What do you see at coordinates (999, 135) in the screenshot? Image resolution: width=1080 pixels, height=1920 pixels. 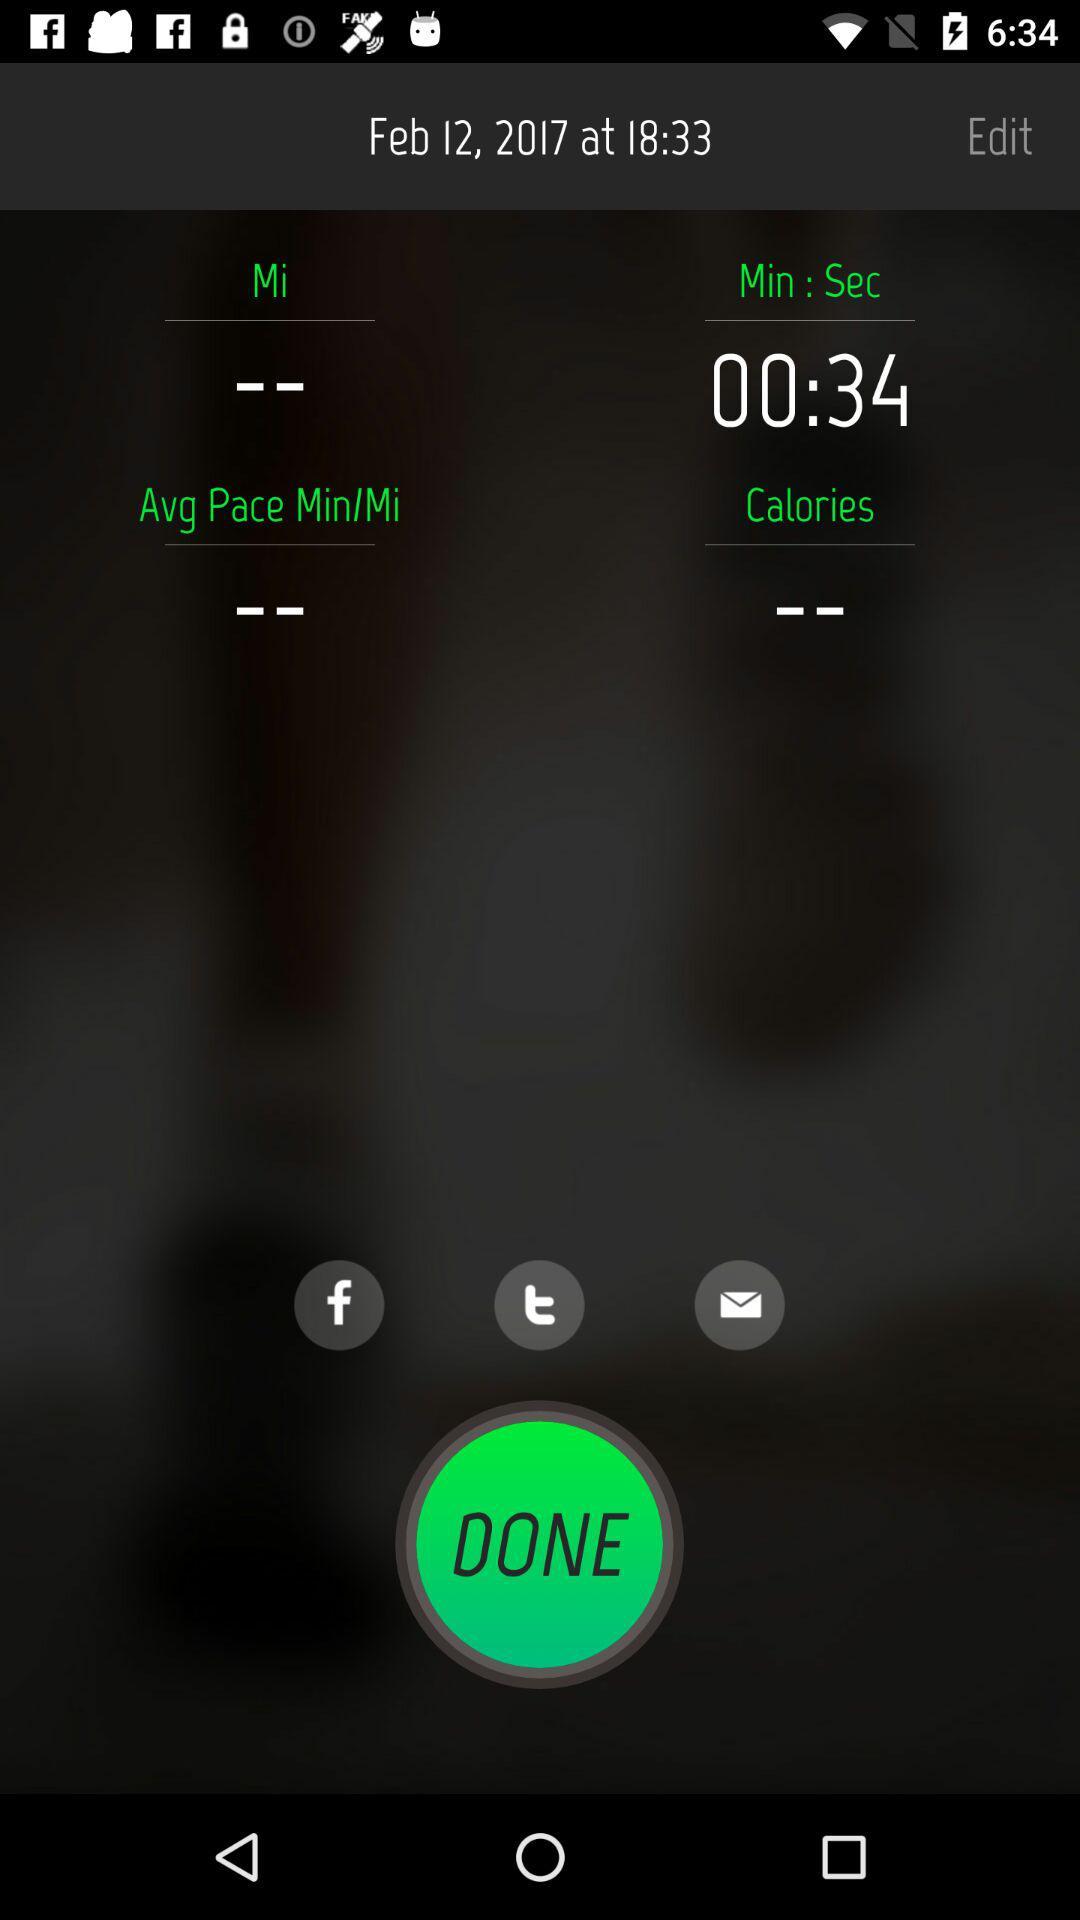 I see `edit icon` at bounding box center [999, 135].